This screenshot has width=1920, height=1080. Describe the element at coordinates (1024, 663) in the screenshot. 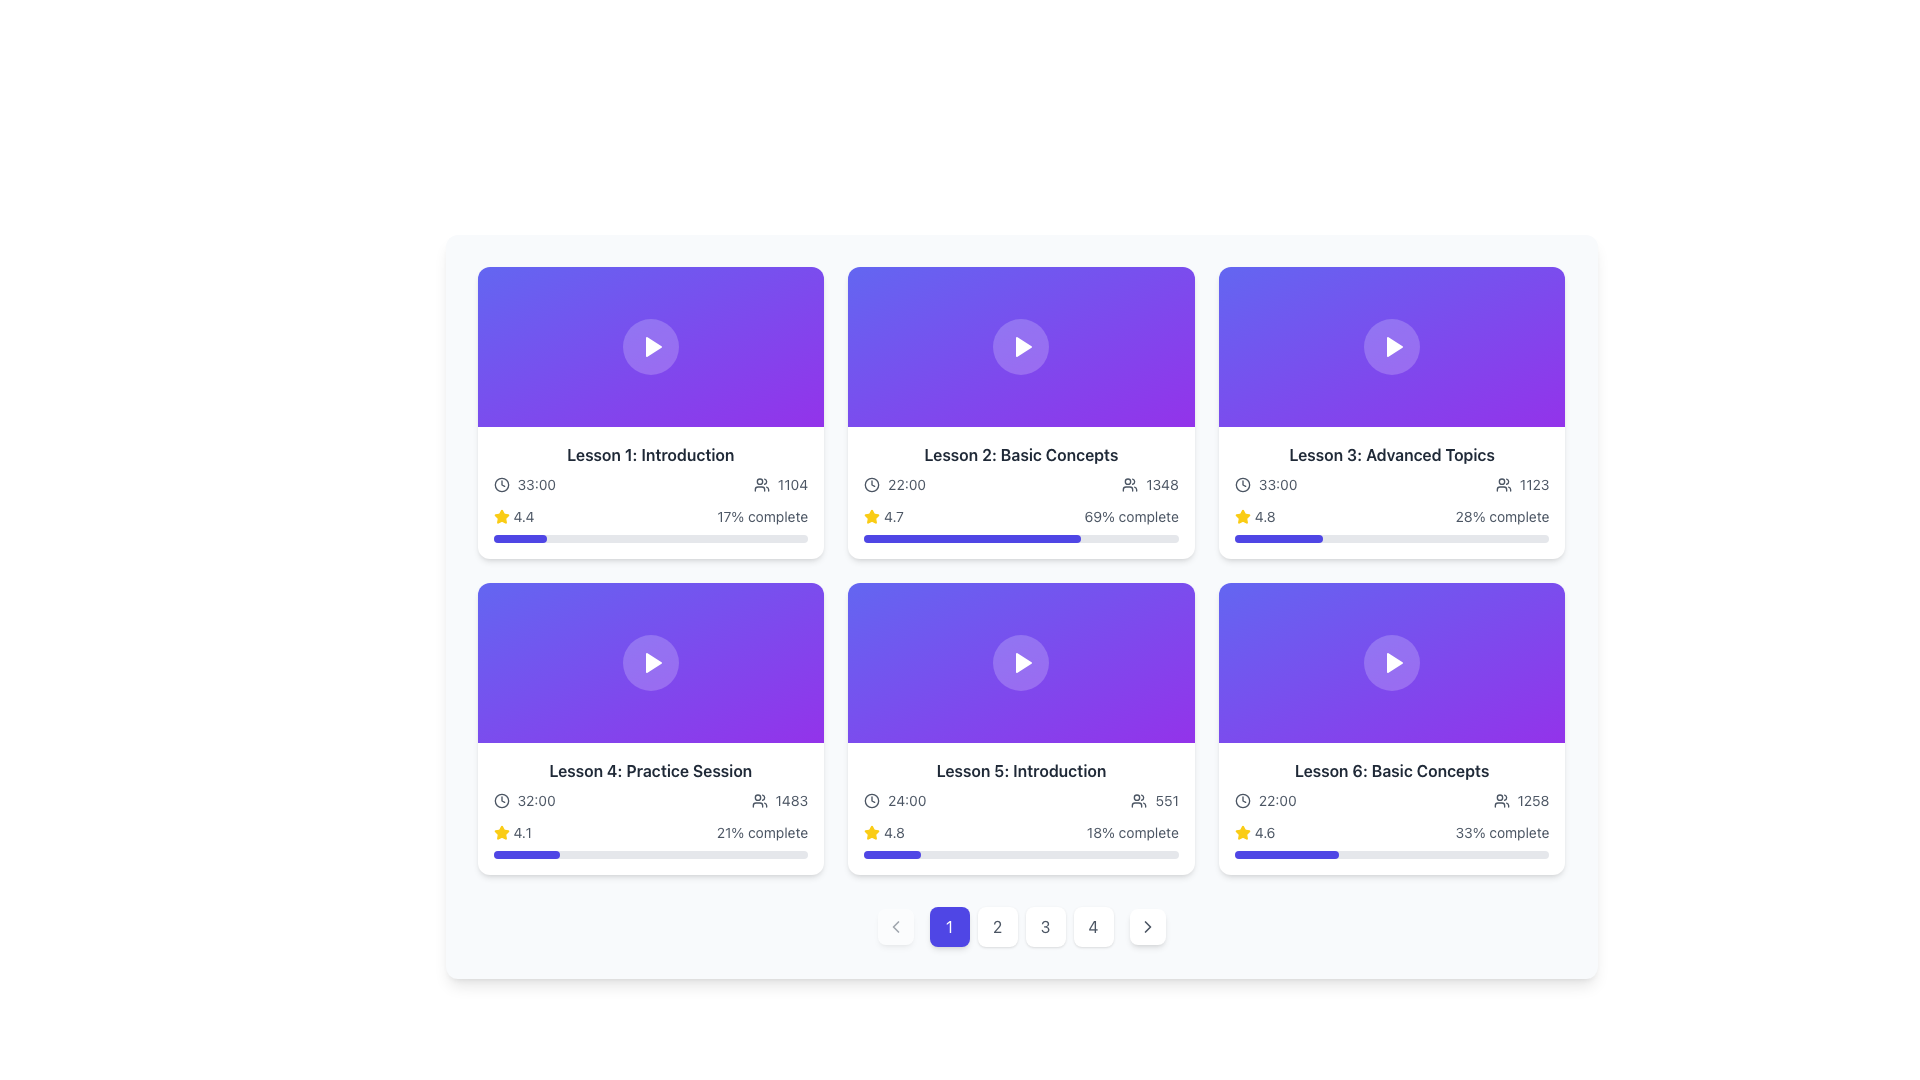

I see `the triangle in the center of the play button icon located in the middle of the fifth rectangle in a six-card grid layout` at that location.